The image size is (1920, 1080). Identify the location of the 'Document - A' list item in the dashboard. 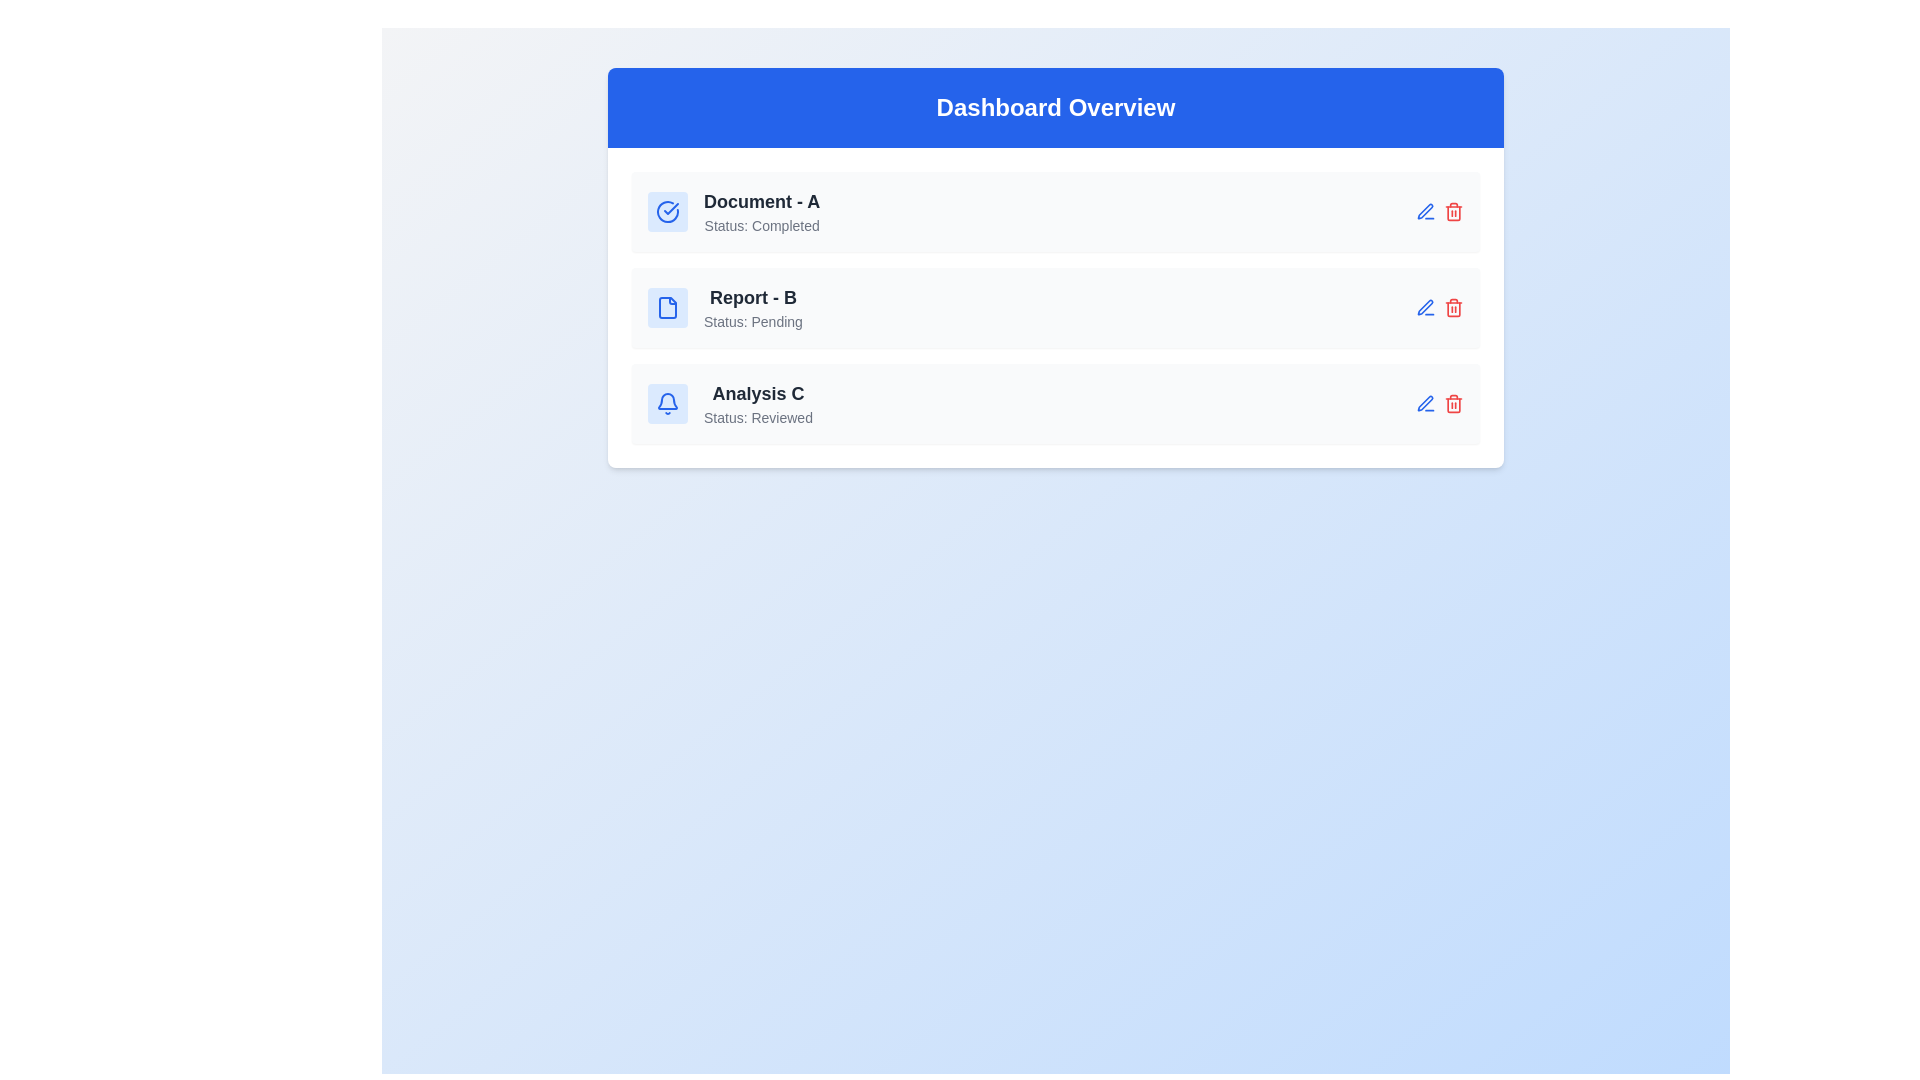
(1055, 212).